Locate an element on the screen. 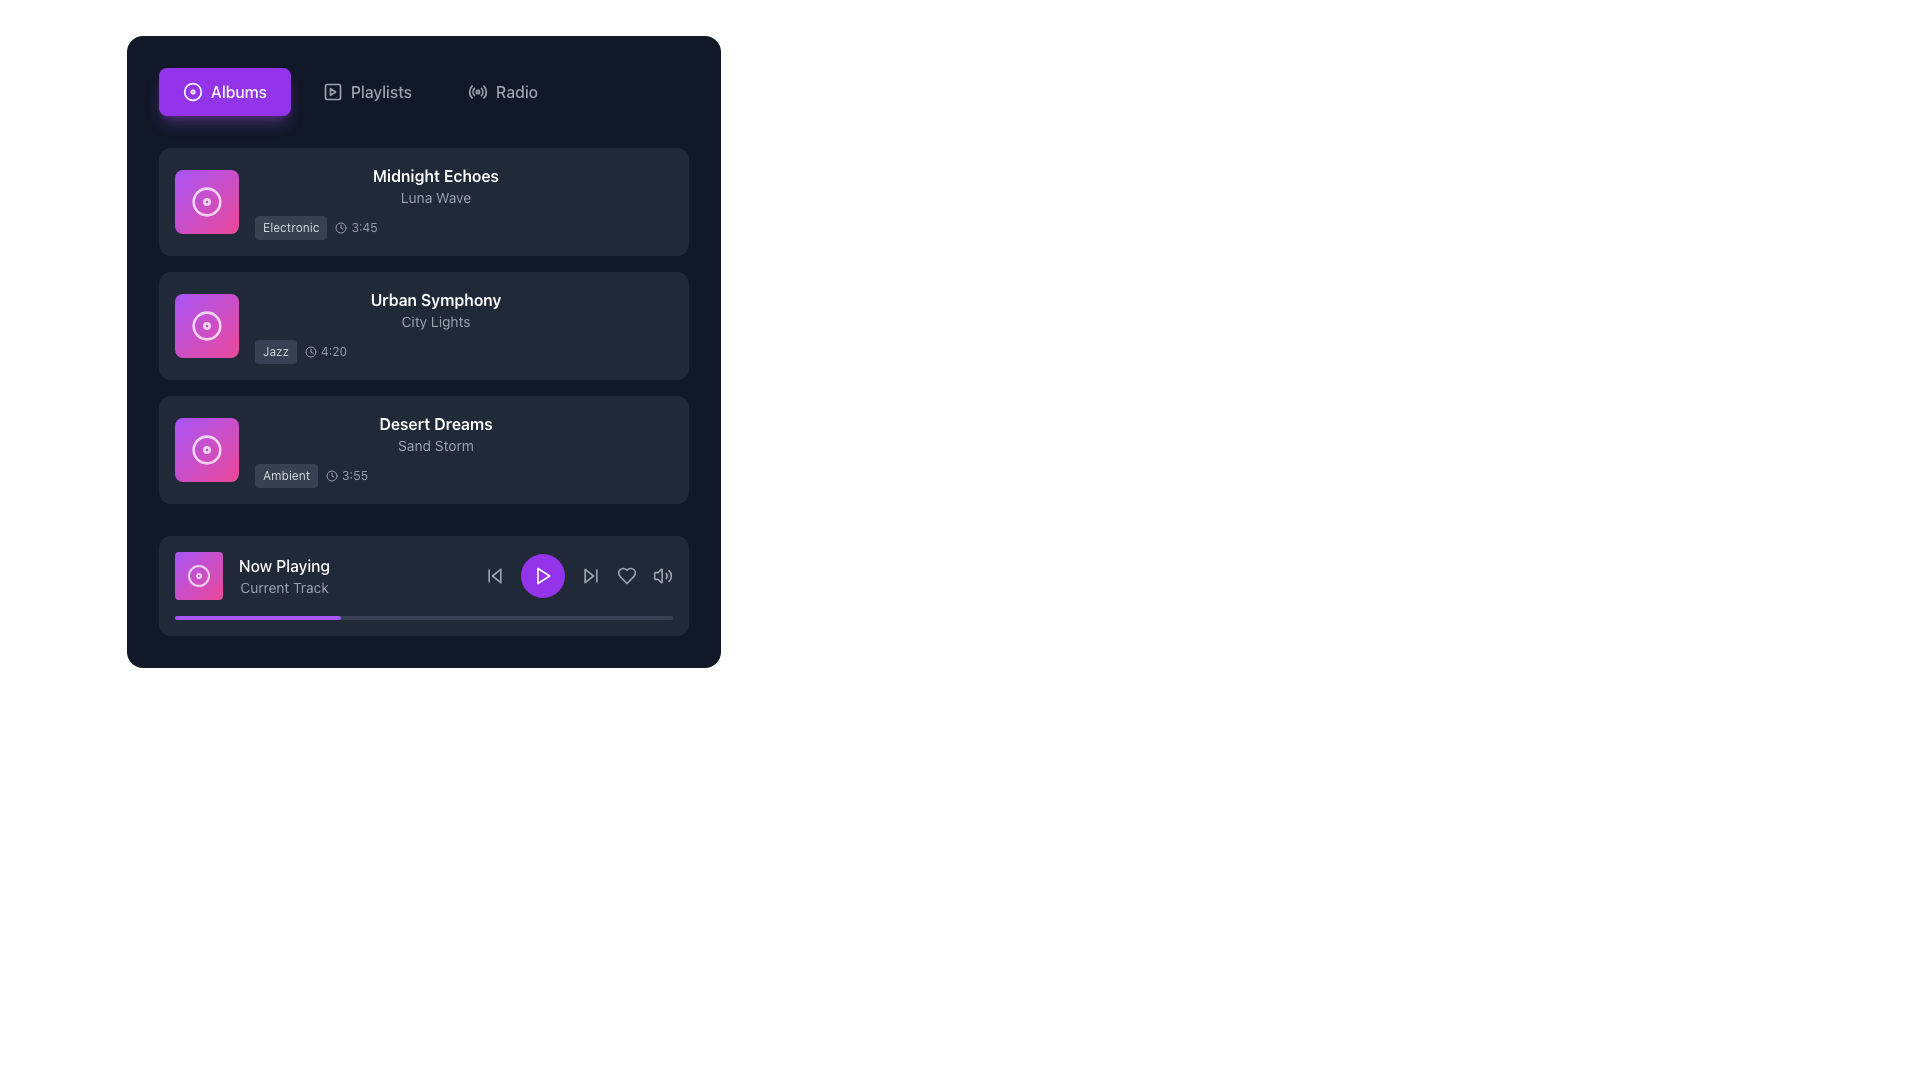 The image size is (1920, 1080). the text showing the duration of the associated album or track located to the right of the label 'Electronic' under the album titled 'Midnight Echoes' is located at coordinates (356, 226).